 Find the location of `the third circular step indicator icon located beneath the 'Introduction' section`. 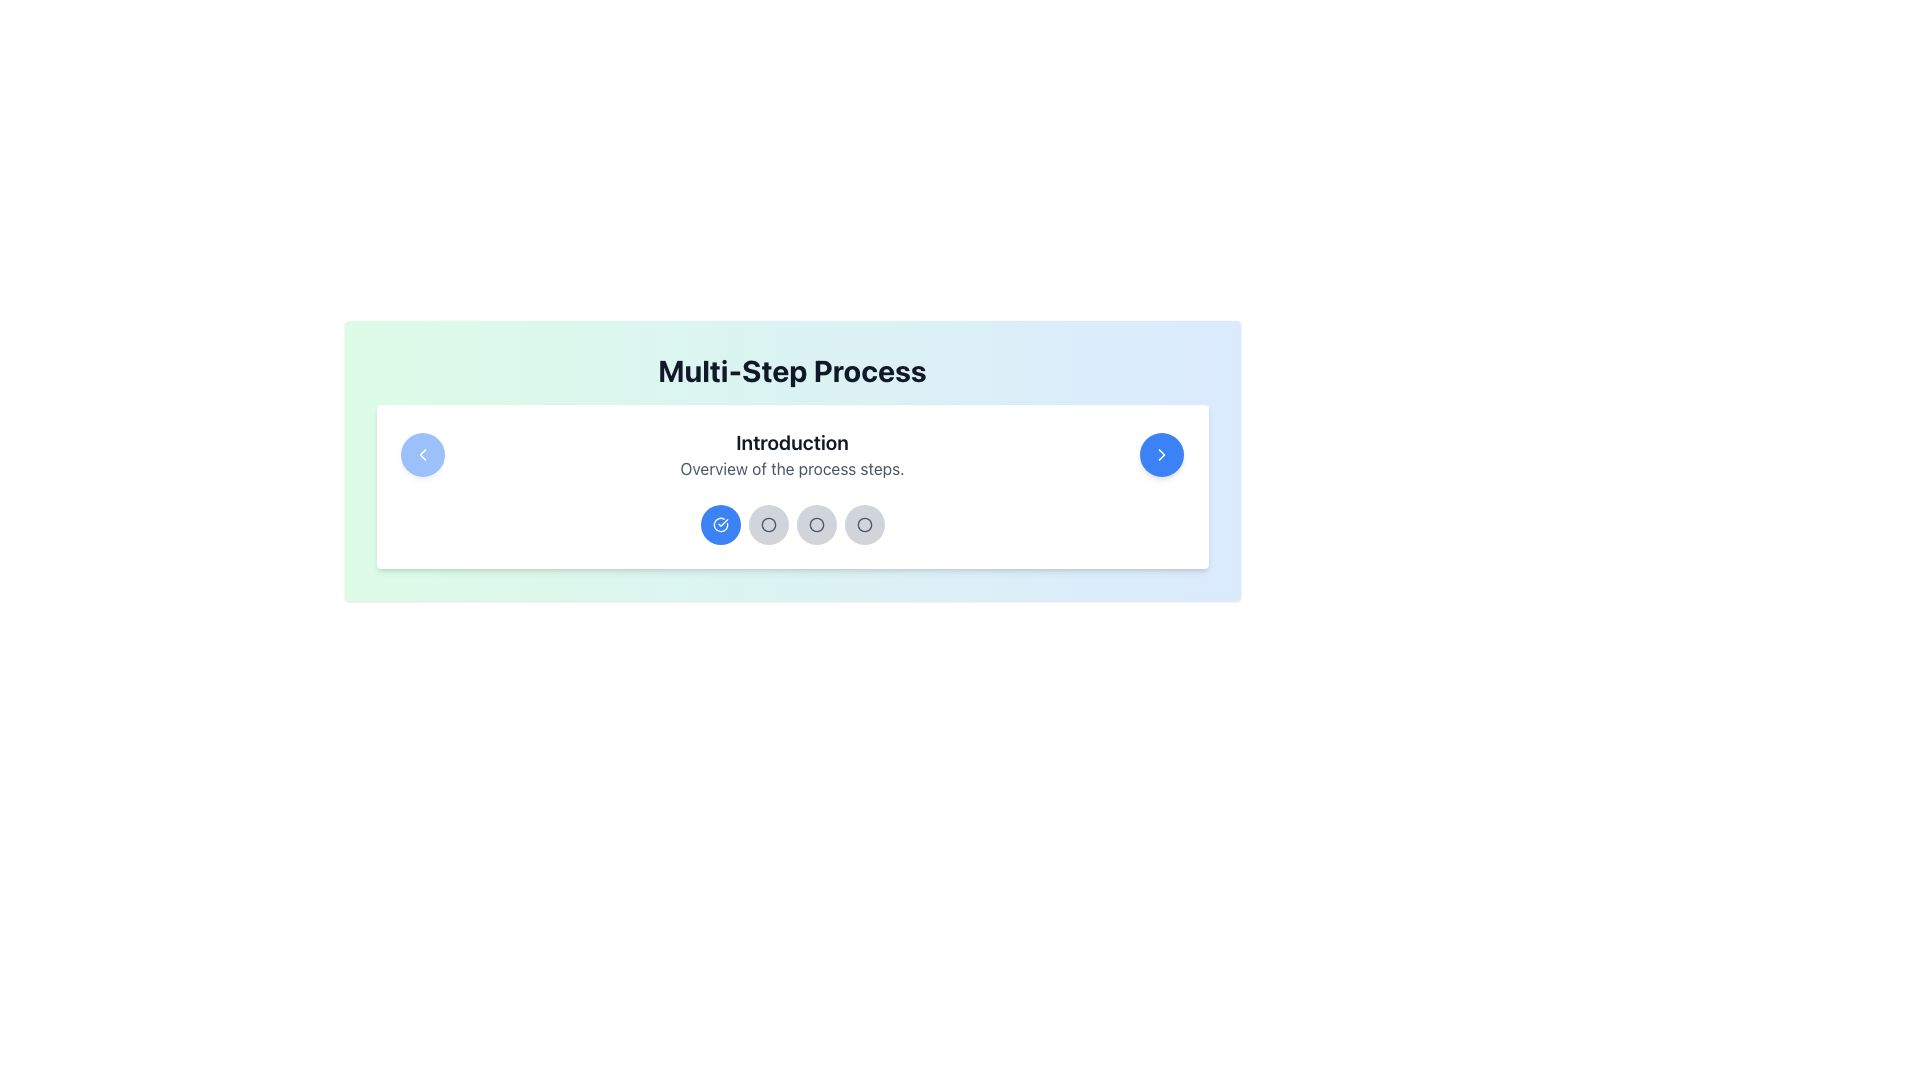

the third circular step indicator icon located beneath the 'Introduction' section is located at coordinates (864, 523).